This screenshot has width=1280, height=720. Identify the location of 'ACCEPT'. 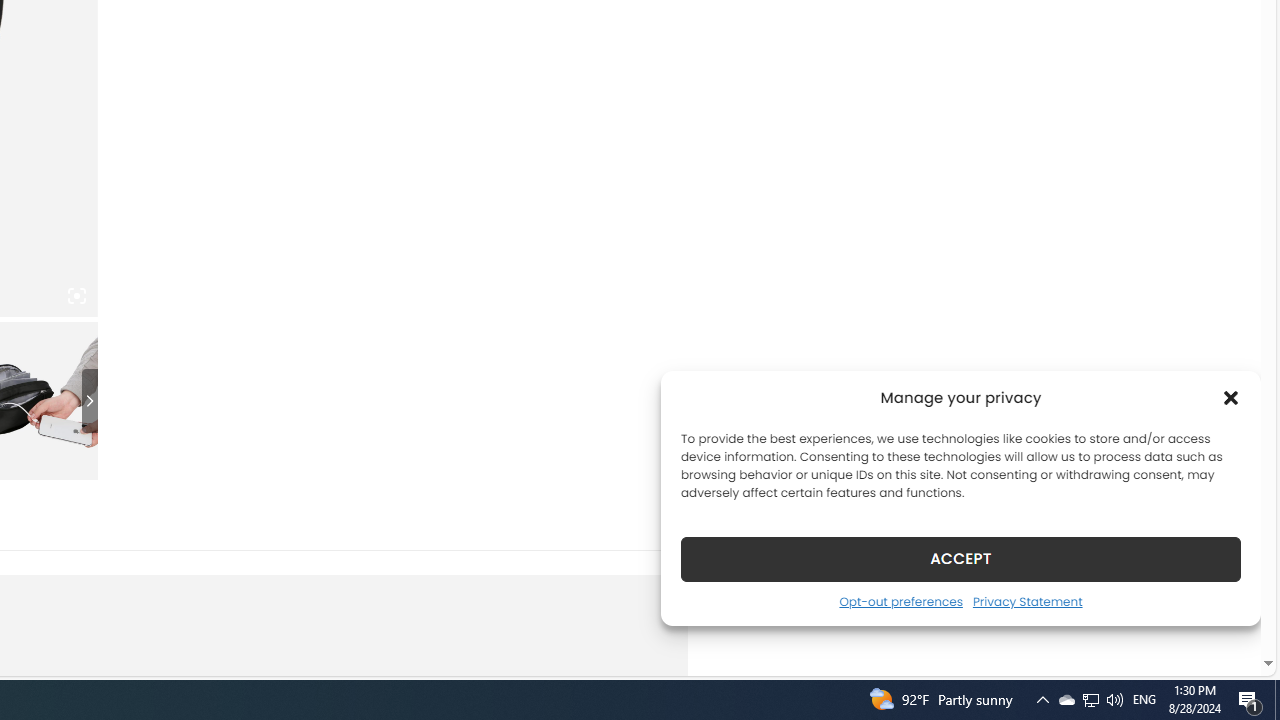
(961, 558).